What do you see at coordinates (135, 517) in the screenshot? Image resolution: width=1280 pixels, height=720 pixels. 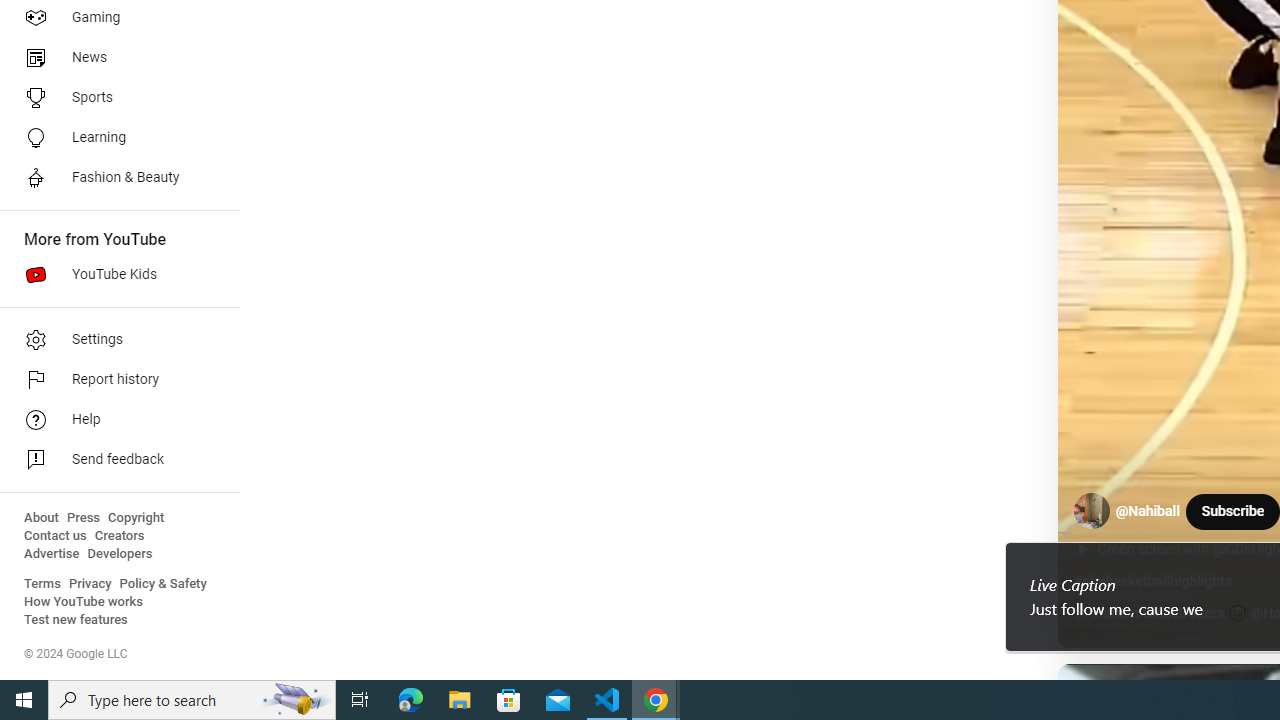 I see `'Copyright'` at bounding box center [135, 517].